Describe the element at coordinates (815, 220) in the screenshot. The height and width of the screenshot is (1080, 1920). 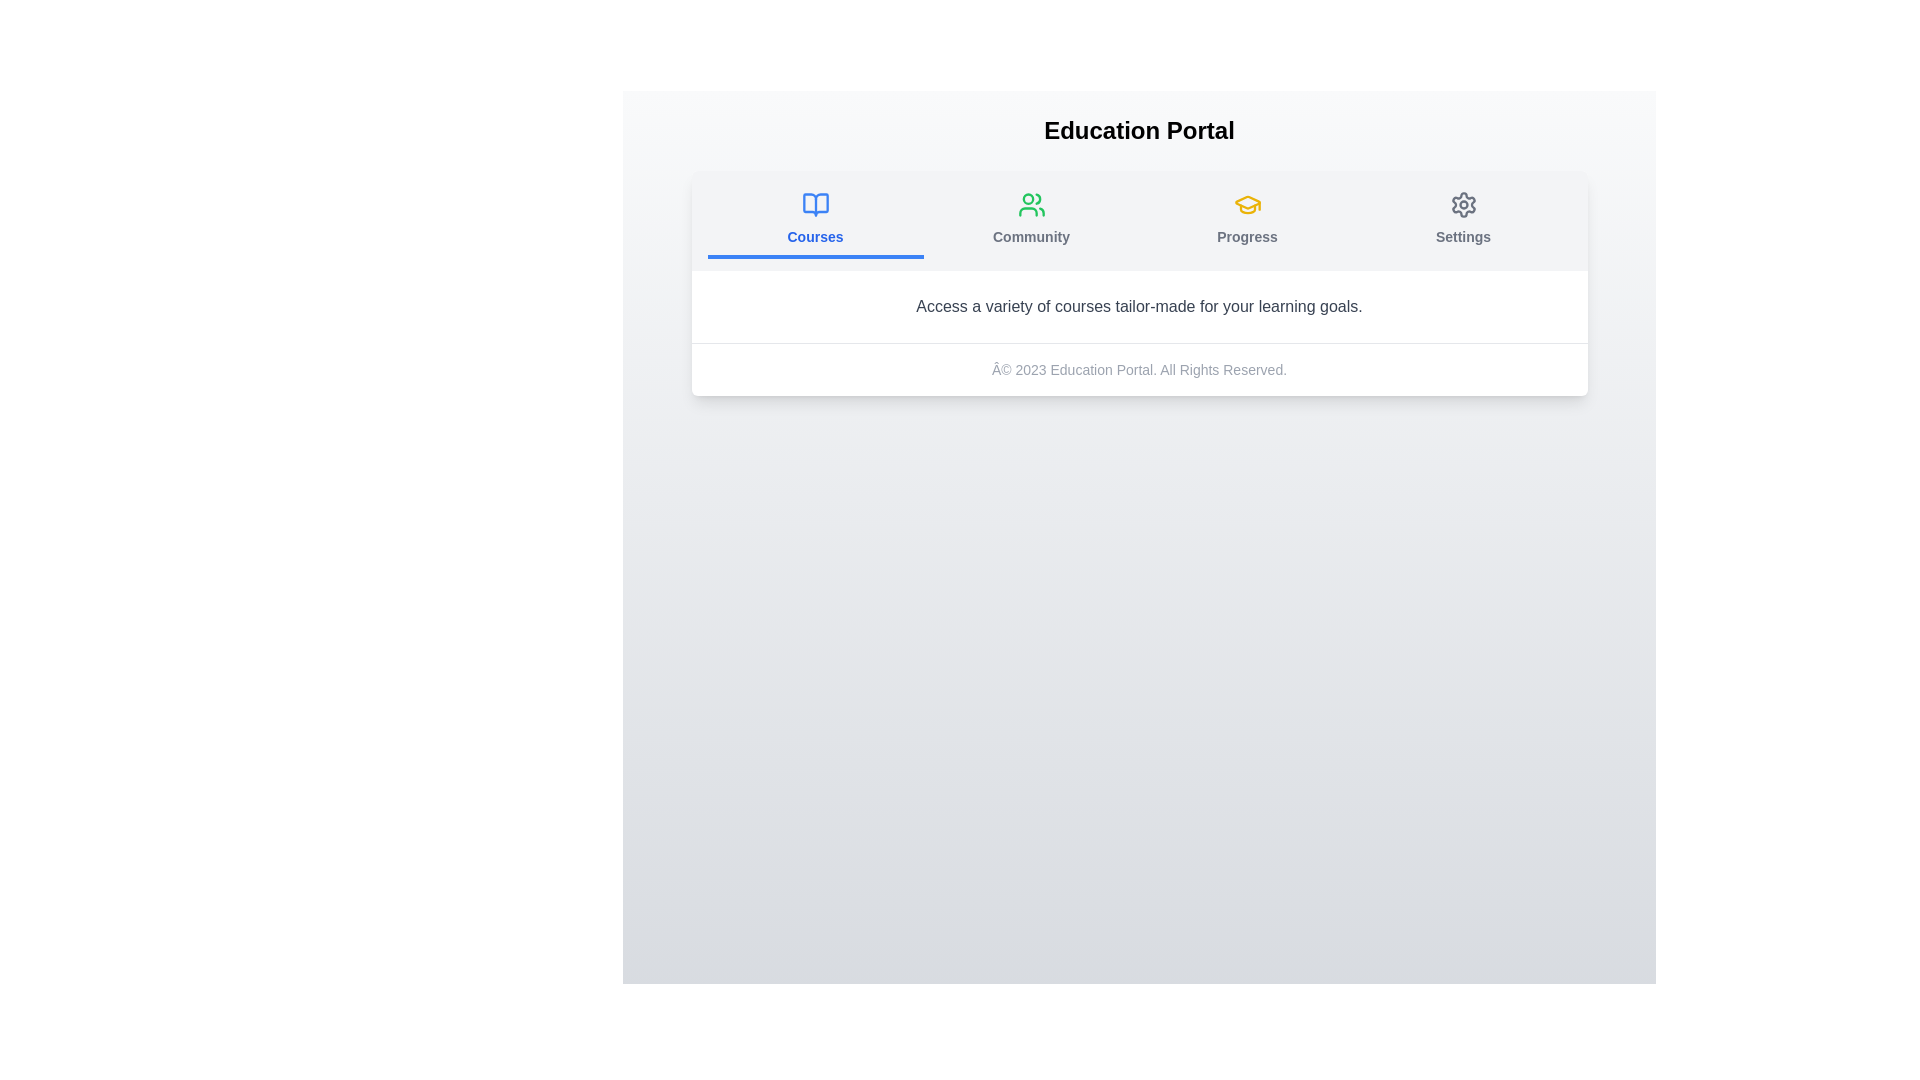
I see `the 'Courses' navigation button, which is the first button in the navigation bar and features an open book icon above the text` at that location.